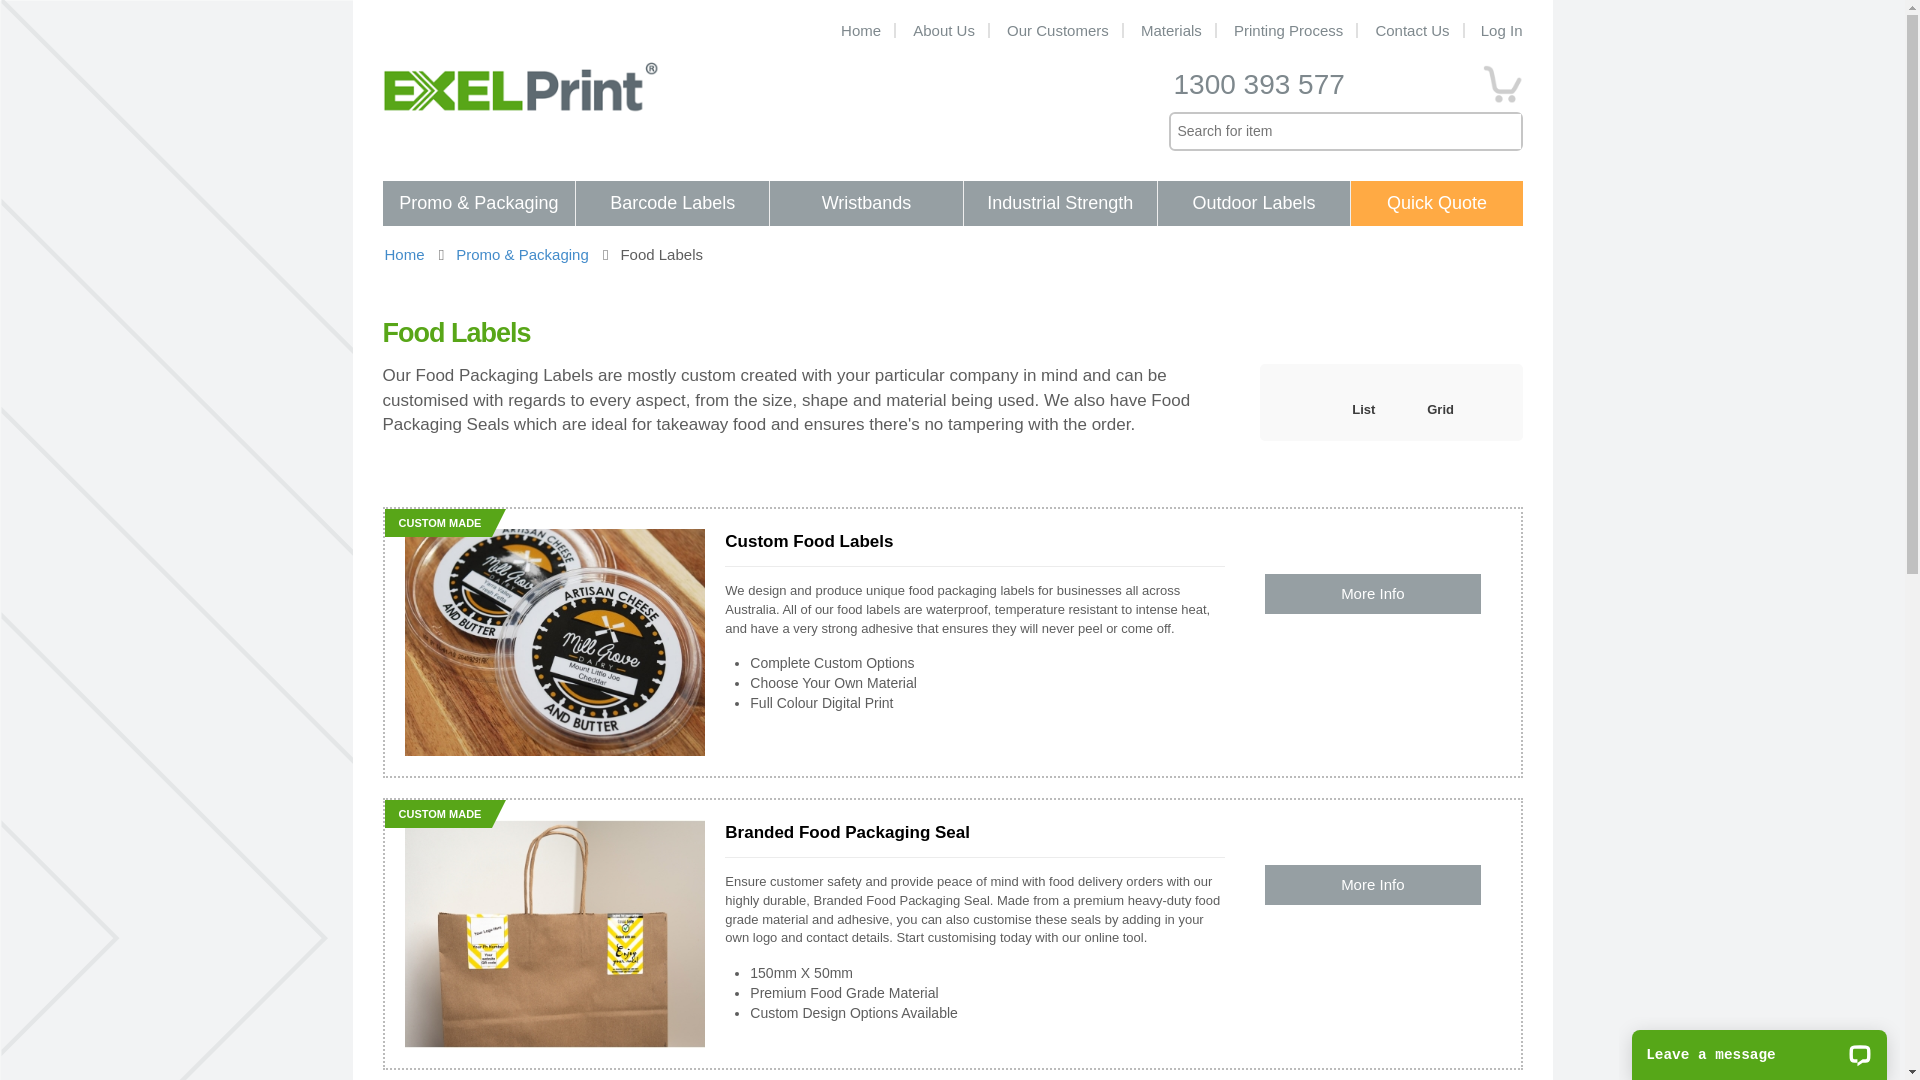 This screenshot has height=1080, width=1920. What do you see at coordinates (944, 30) in the screenshot?
I see `'About Us'` at bounding box center [944, 30].